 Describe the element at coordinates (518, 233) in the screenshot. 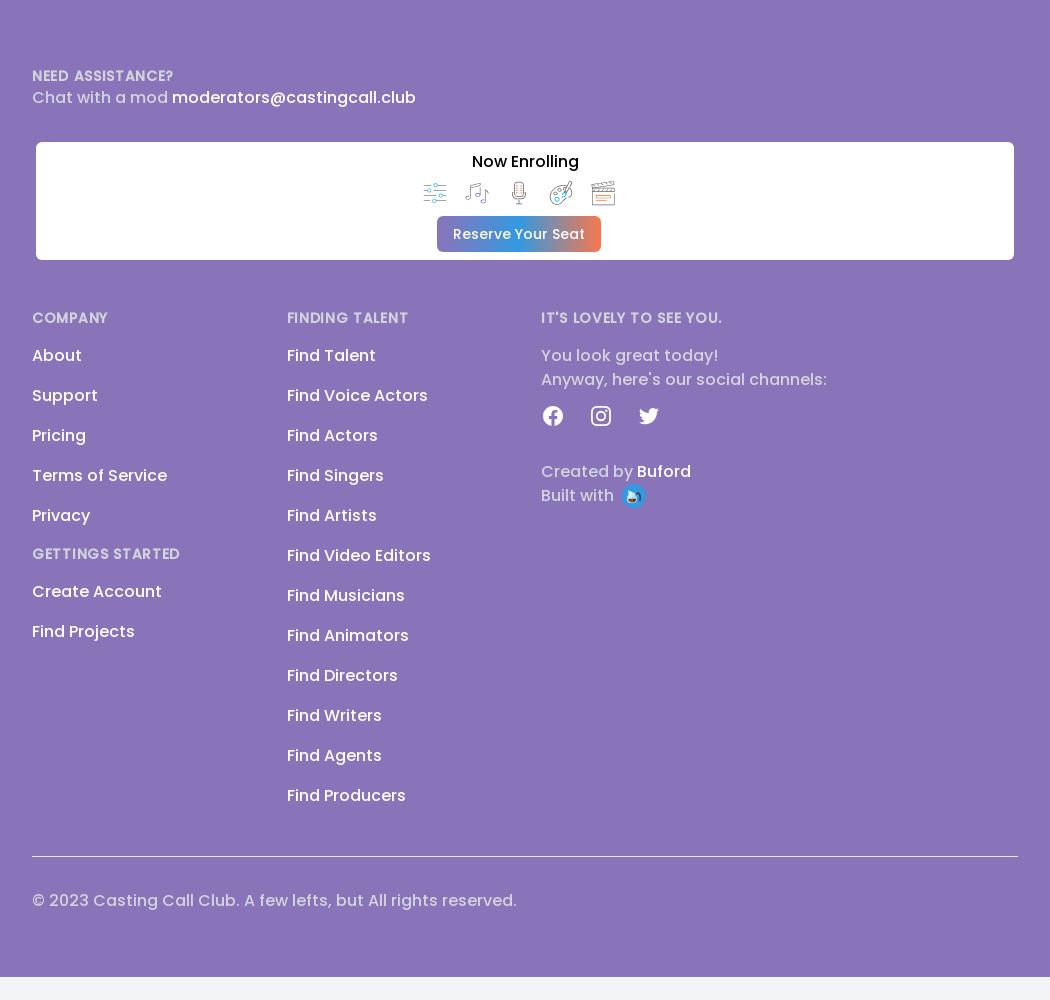

I see `'Reserve Your Seat'` at that location.